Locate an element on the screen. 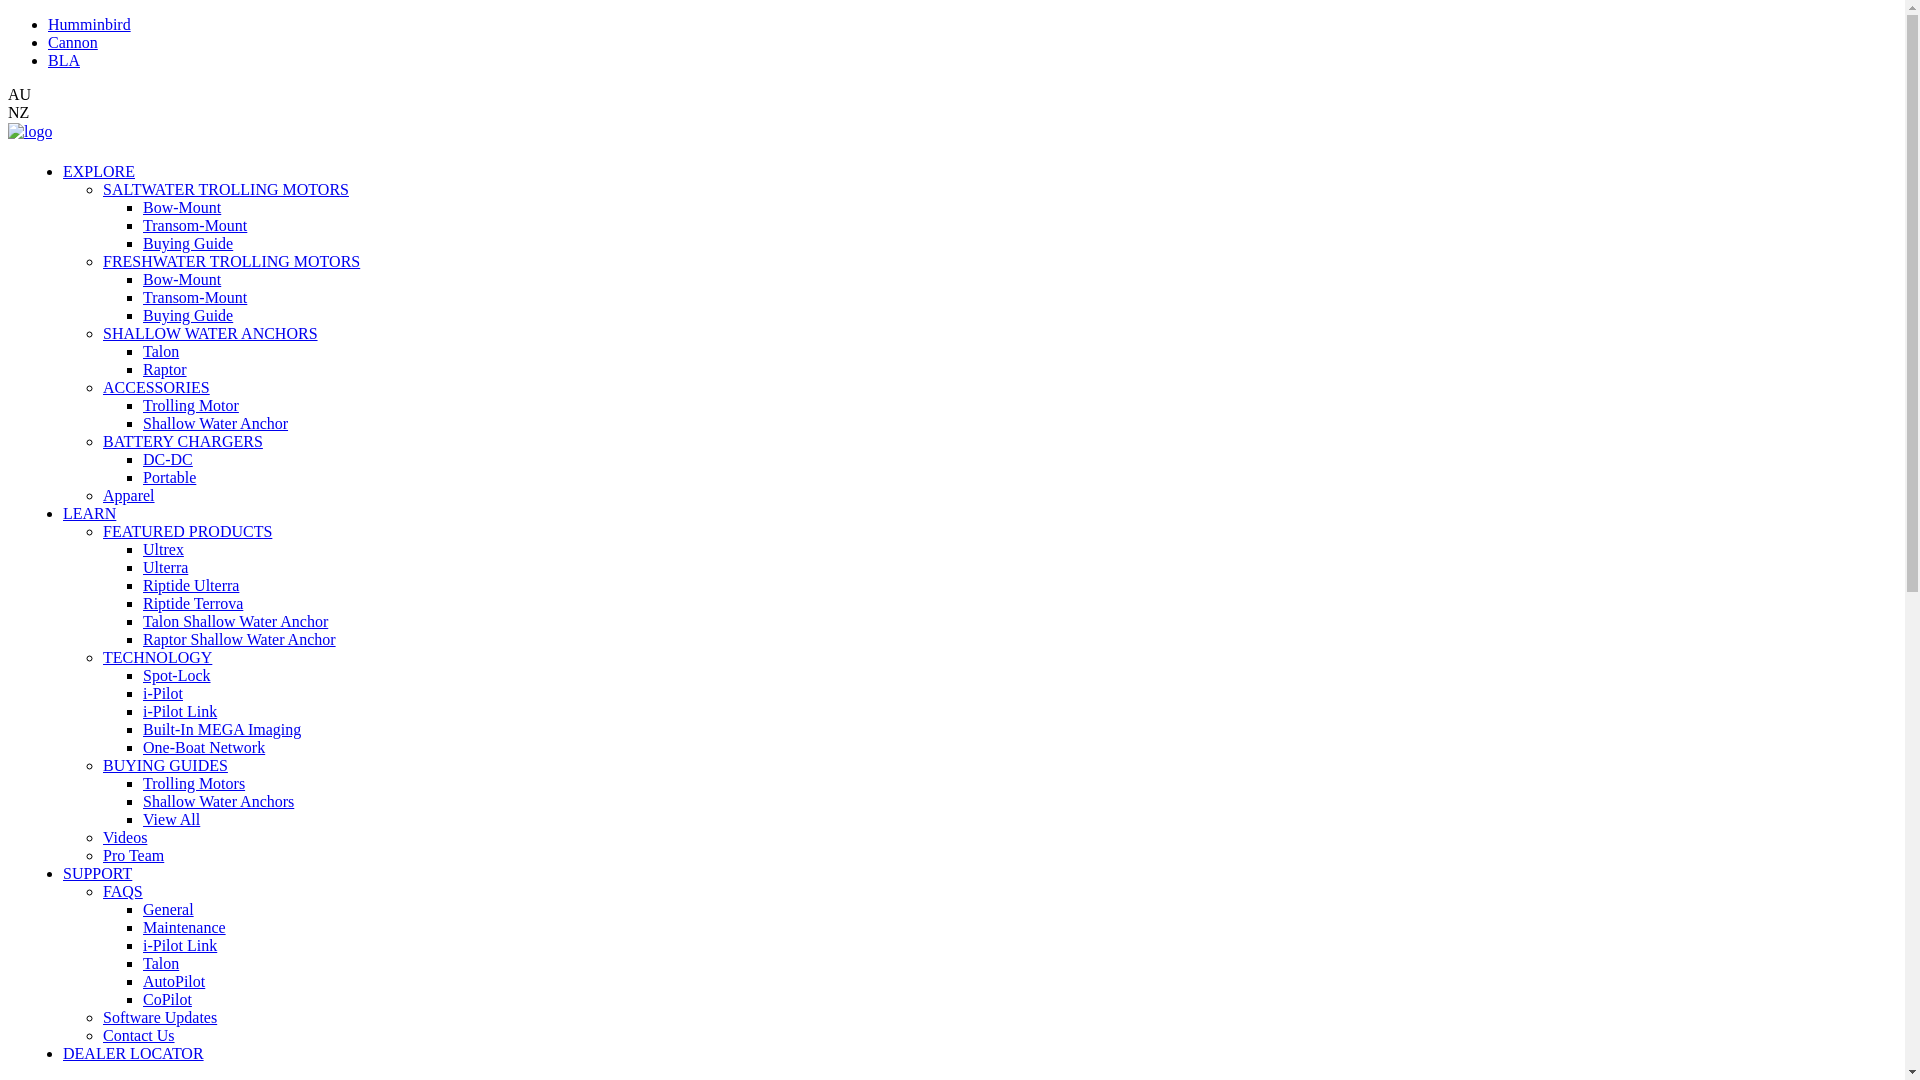  'Bow-Mount' is located at coordinates (182, 207).